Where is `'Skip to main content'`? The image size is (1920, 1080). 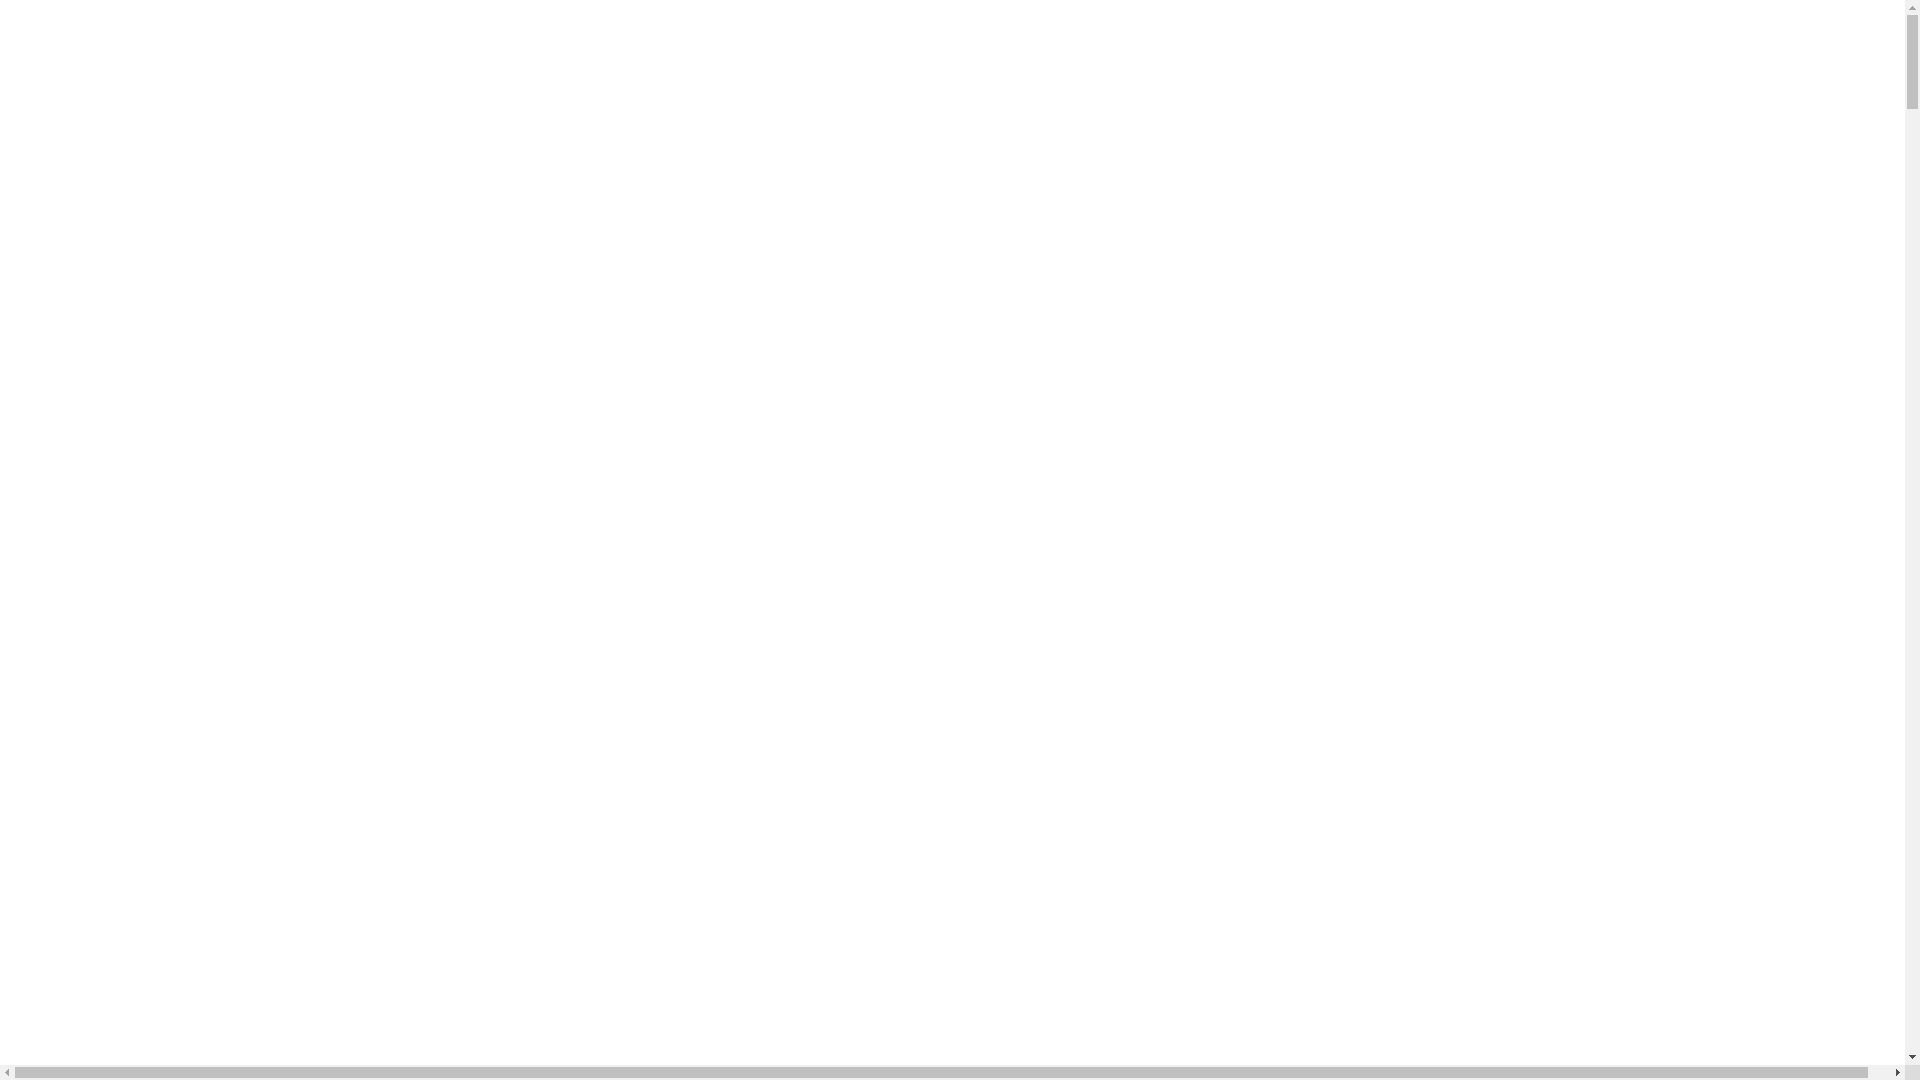
'Skip to main content' is located at coordinates (7, 7).